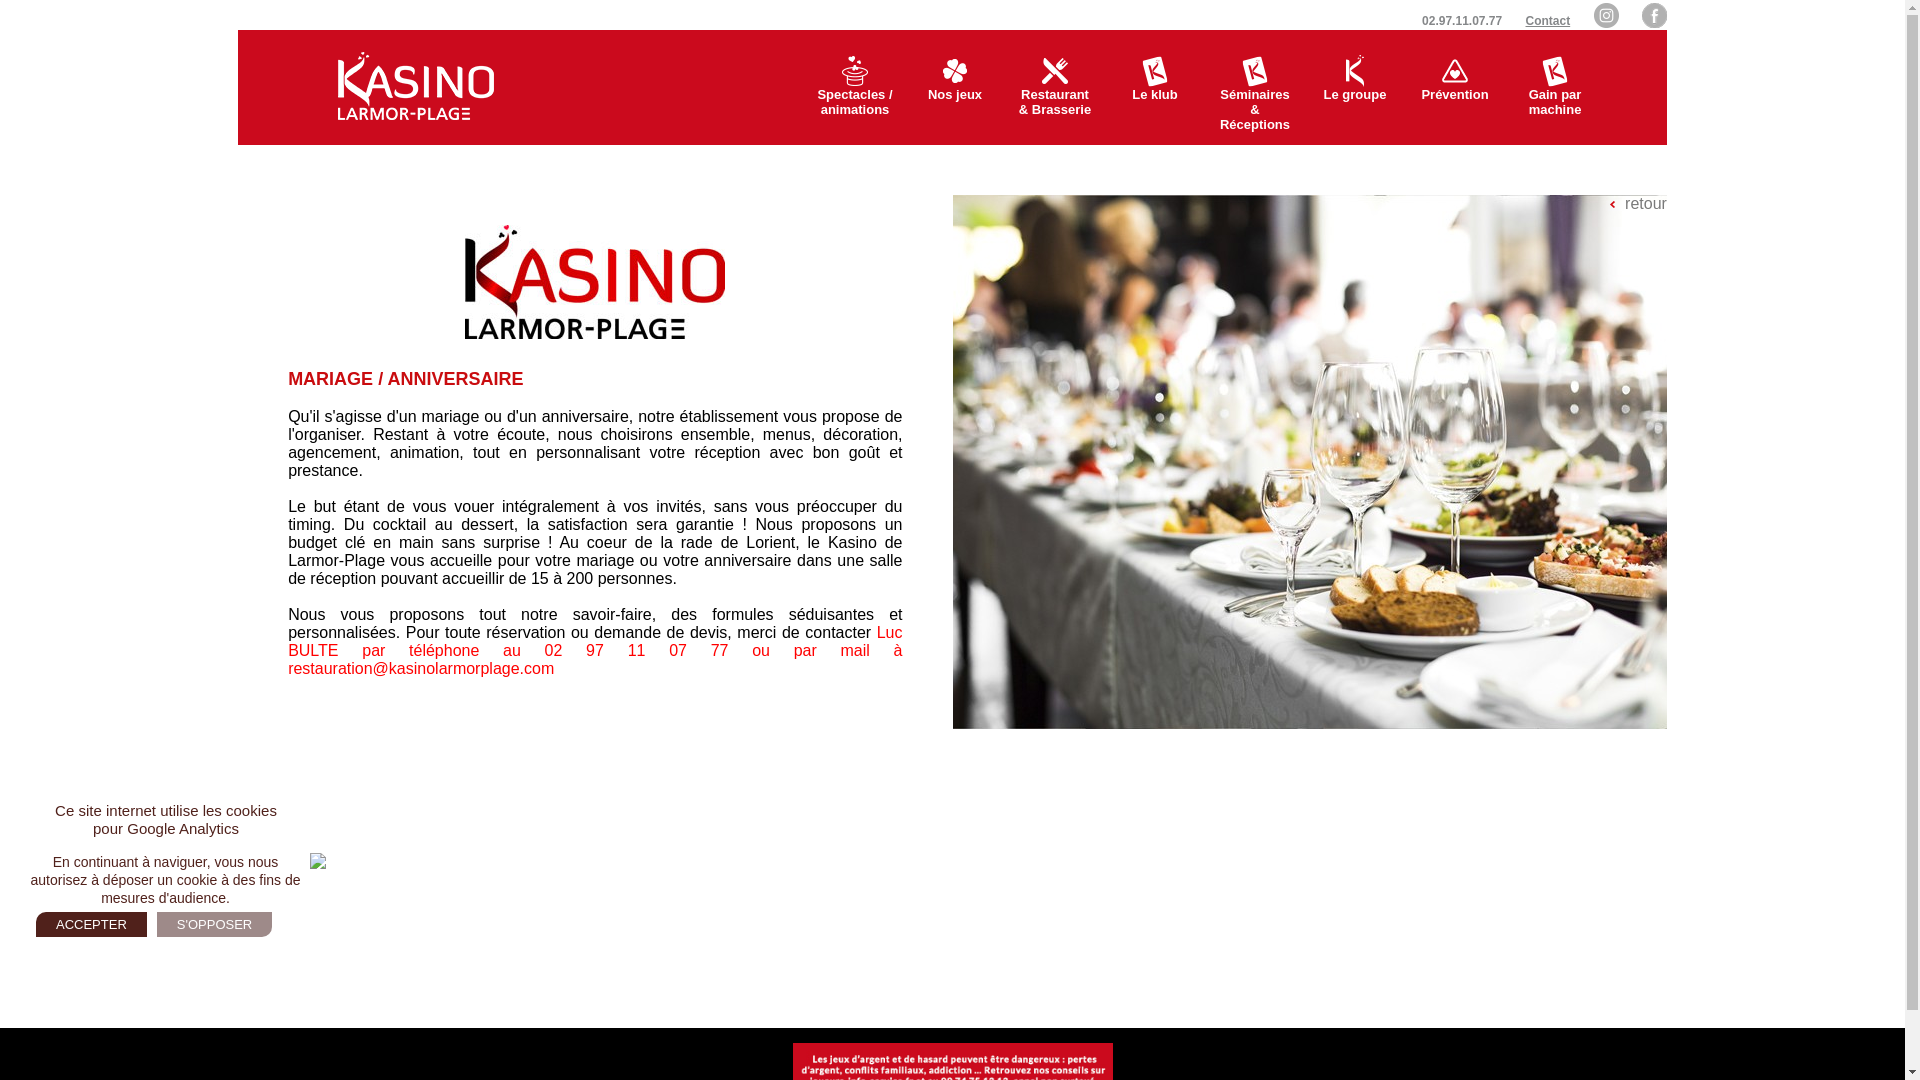 The height and width of the screenshot is (1080, 1920). Describe the element at coordinates (1004, 86) in the screenshot. I see `'Restaurant & Brasserie'` at that location.